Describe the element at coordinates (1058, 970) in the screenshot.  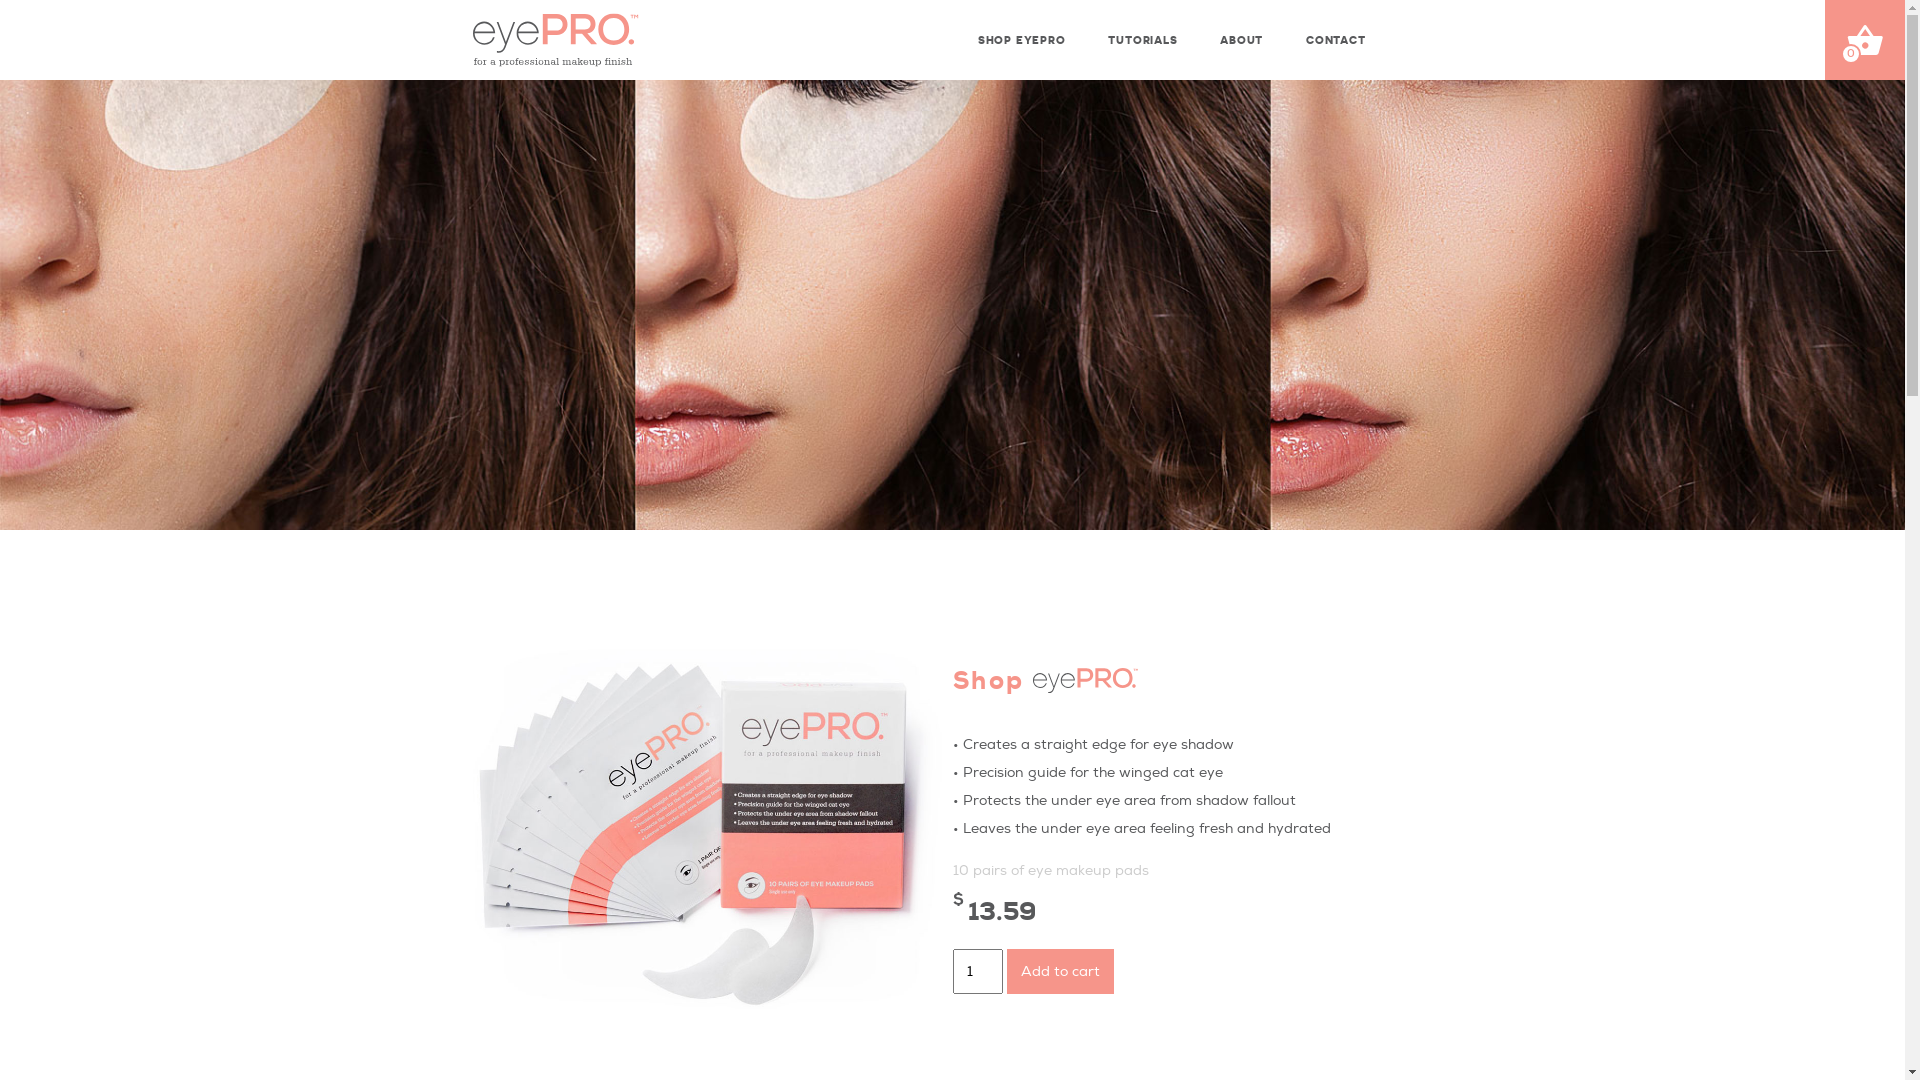
I see `'Add to cart'` at that location.